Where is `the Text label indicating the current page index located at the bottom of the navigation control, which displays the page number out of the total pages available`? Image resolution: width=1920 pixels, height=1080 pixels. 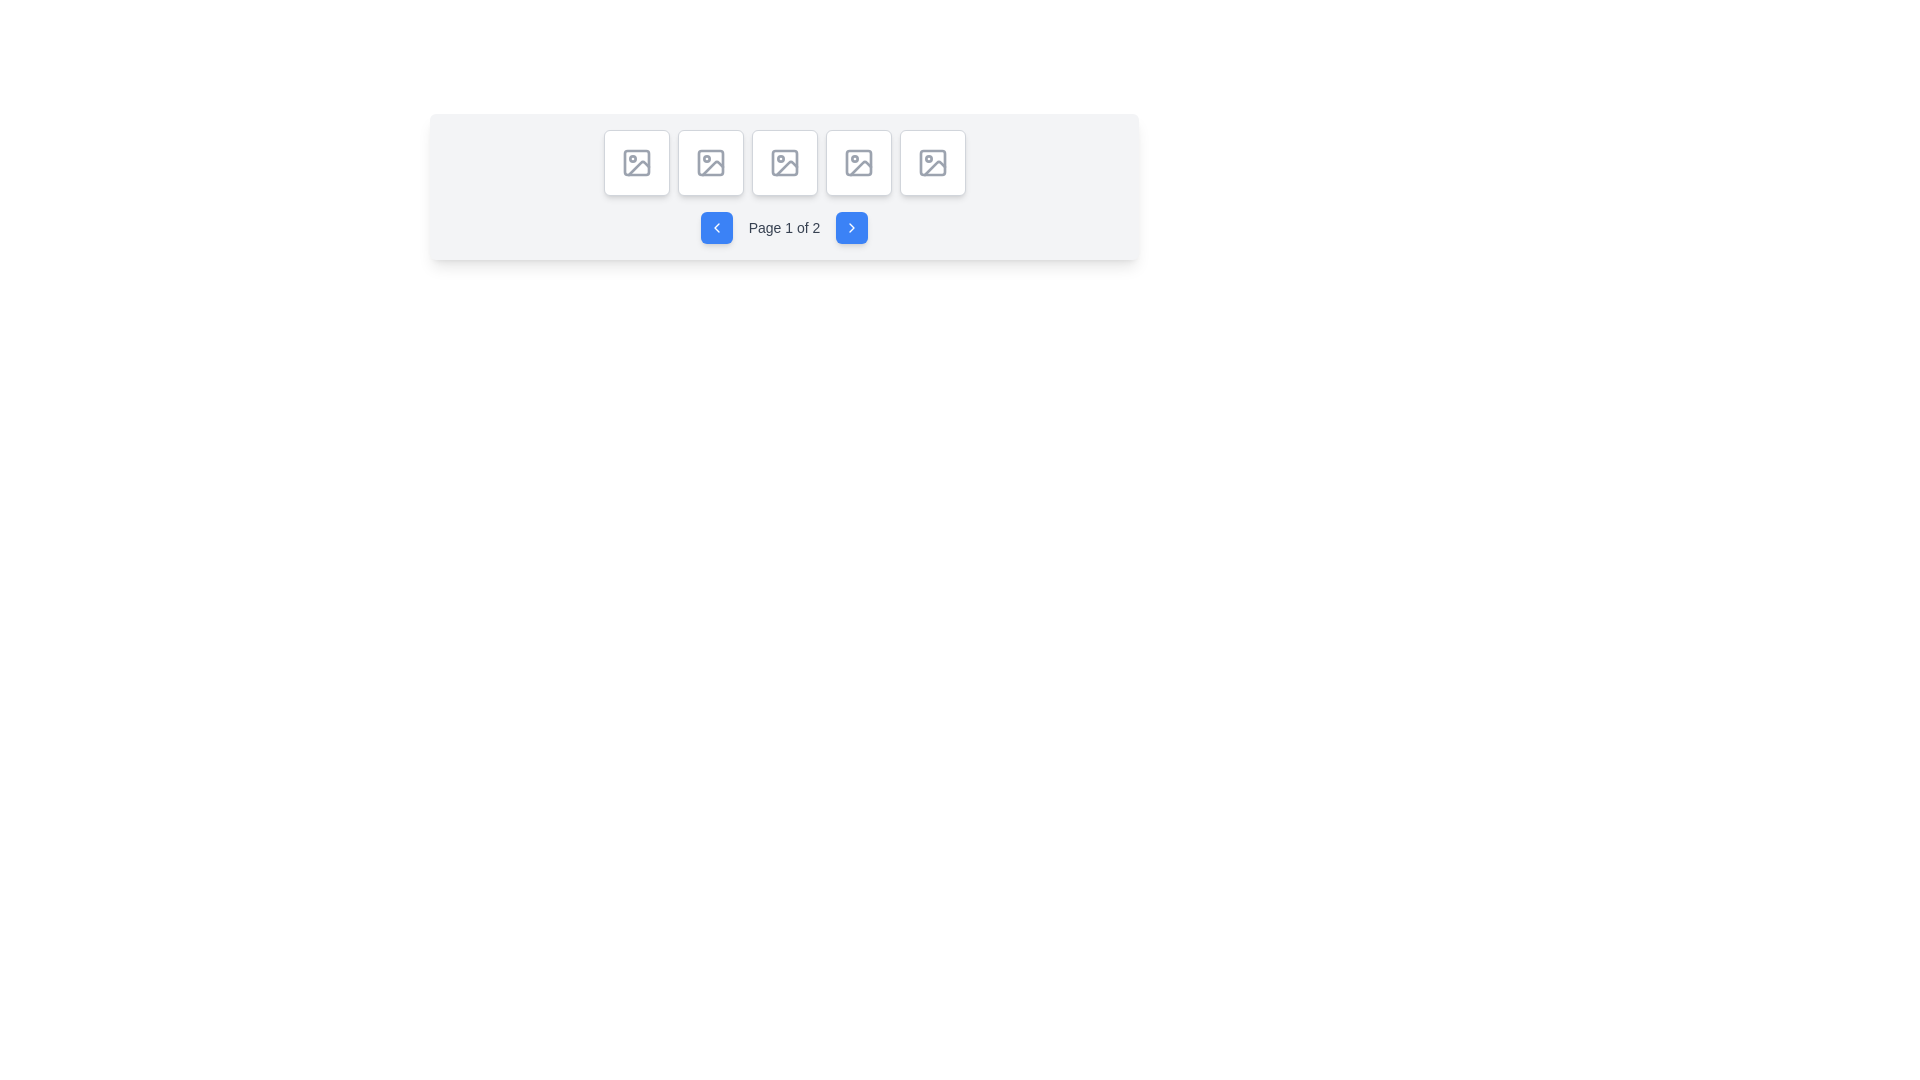
the Text label indicating the current page index located at the bottom of the navigation control, which displays the page number out of the total pages available is located at coordinates (783, 226).